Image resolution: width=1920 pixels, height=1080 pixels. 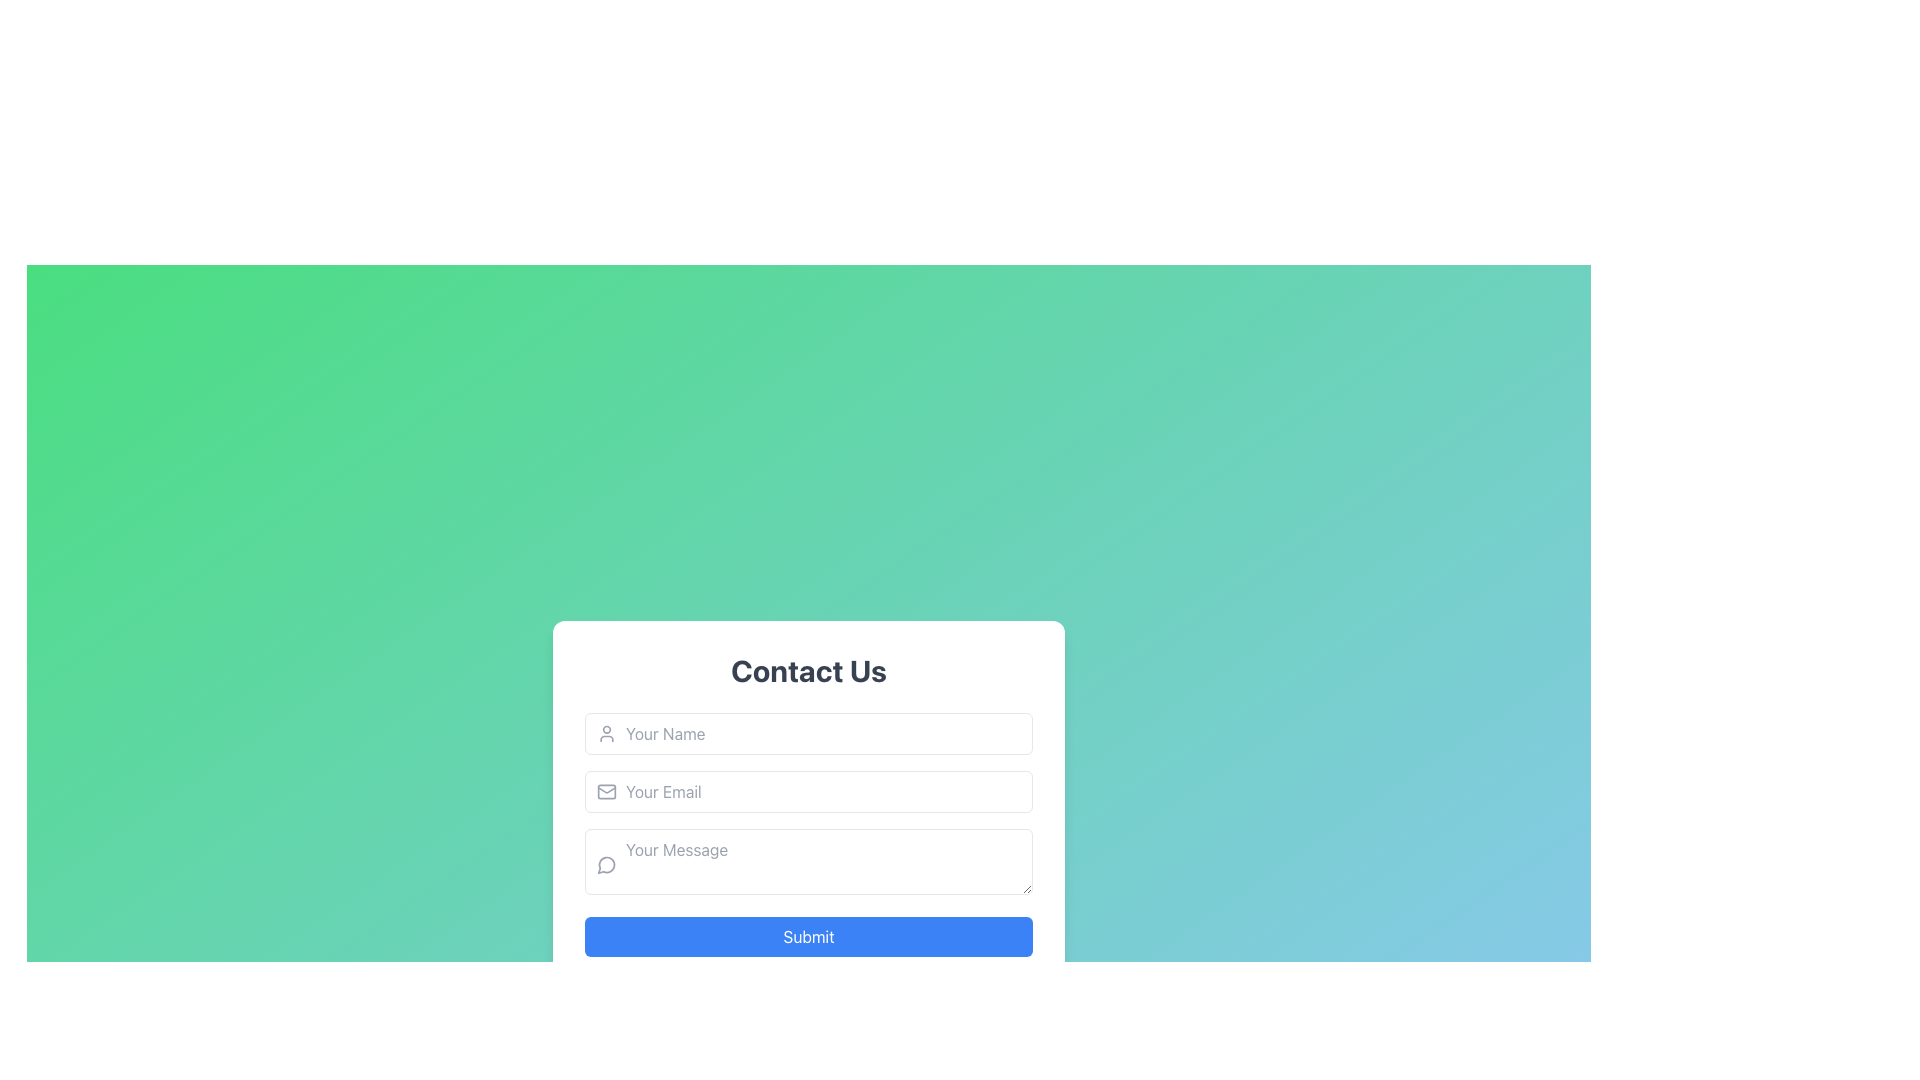 What do you see at coordinates (605, 864) in the screenshot?
I see `the circular dashed icon located inside the 'Your Message' input field, to the left of the input placeholder text` at bounding box center [605, 864].